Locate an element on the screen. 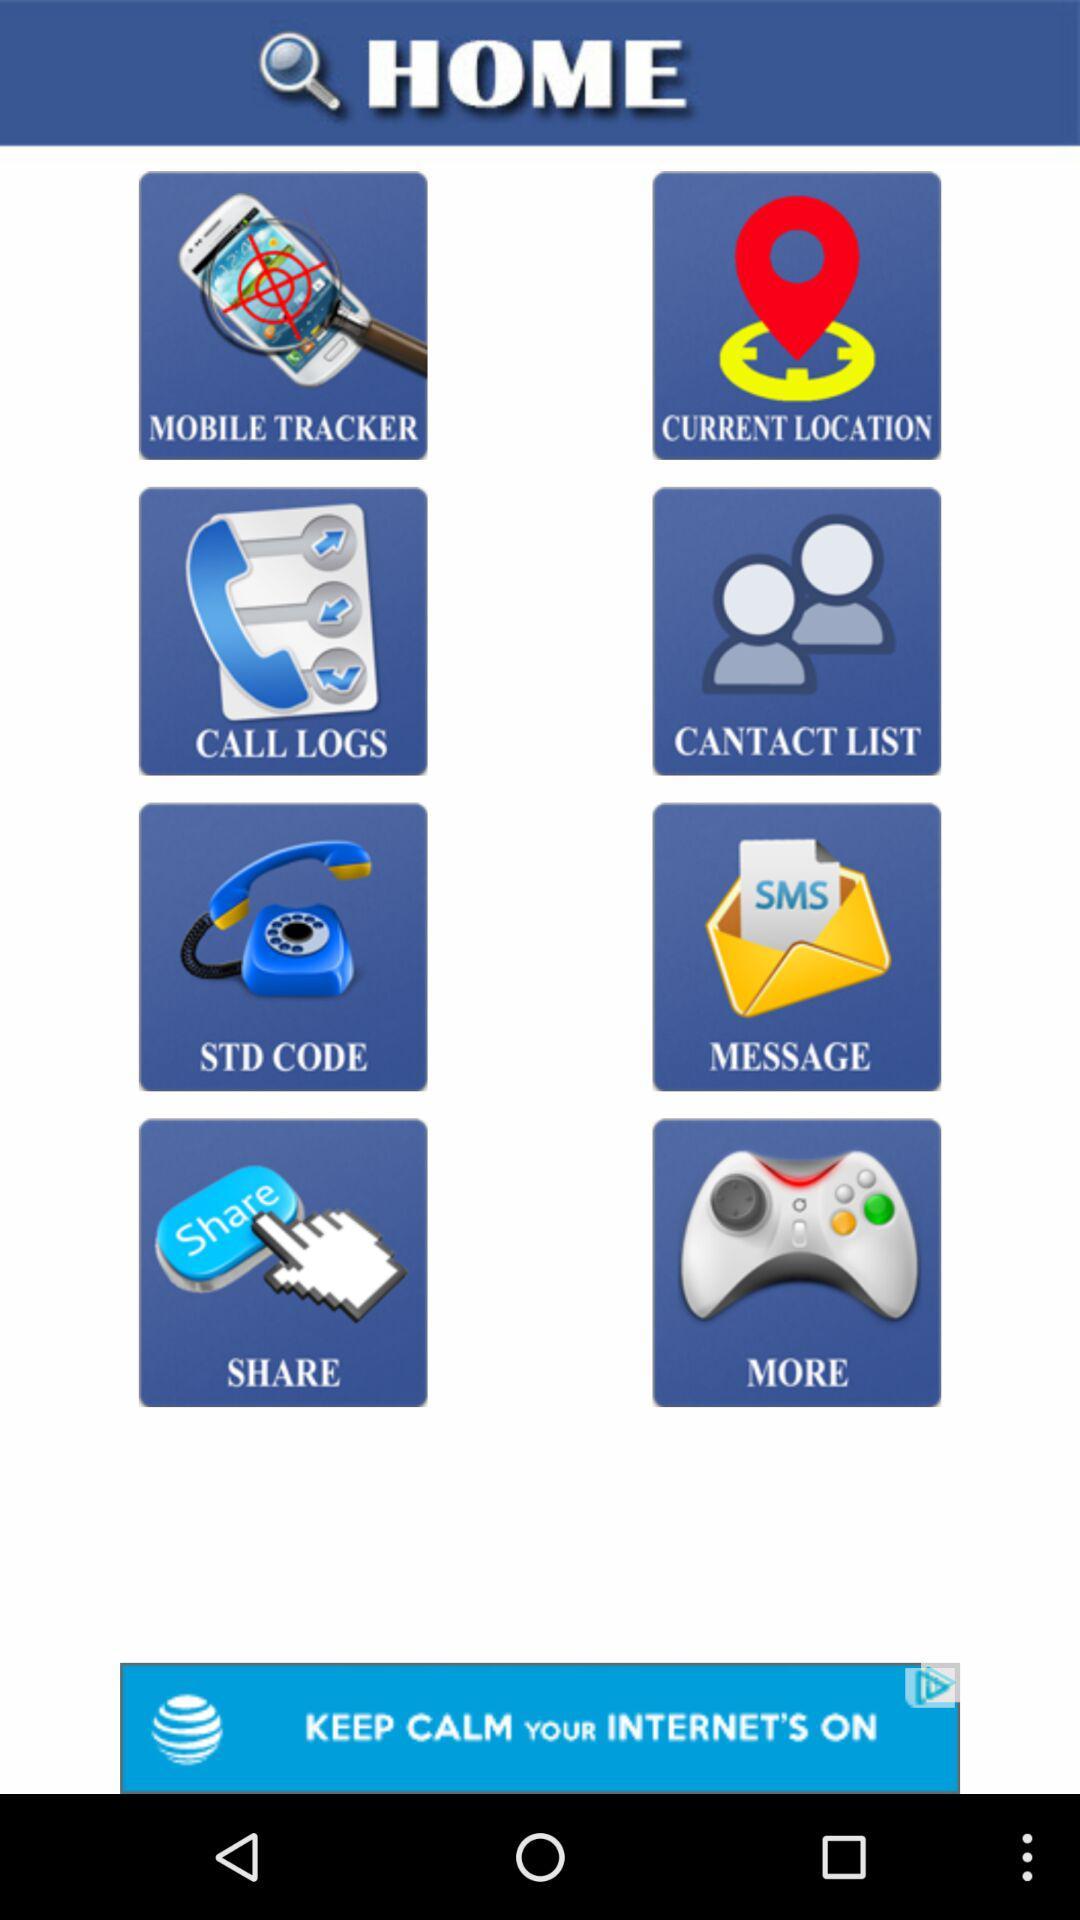  option is located at coordinates (540, 1727).